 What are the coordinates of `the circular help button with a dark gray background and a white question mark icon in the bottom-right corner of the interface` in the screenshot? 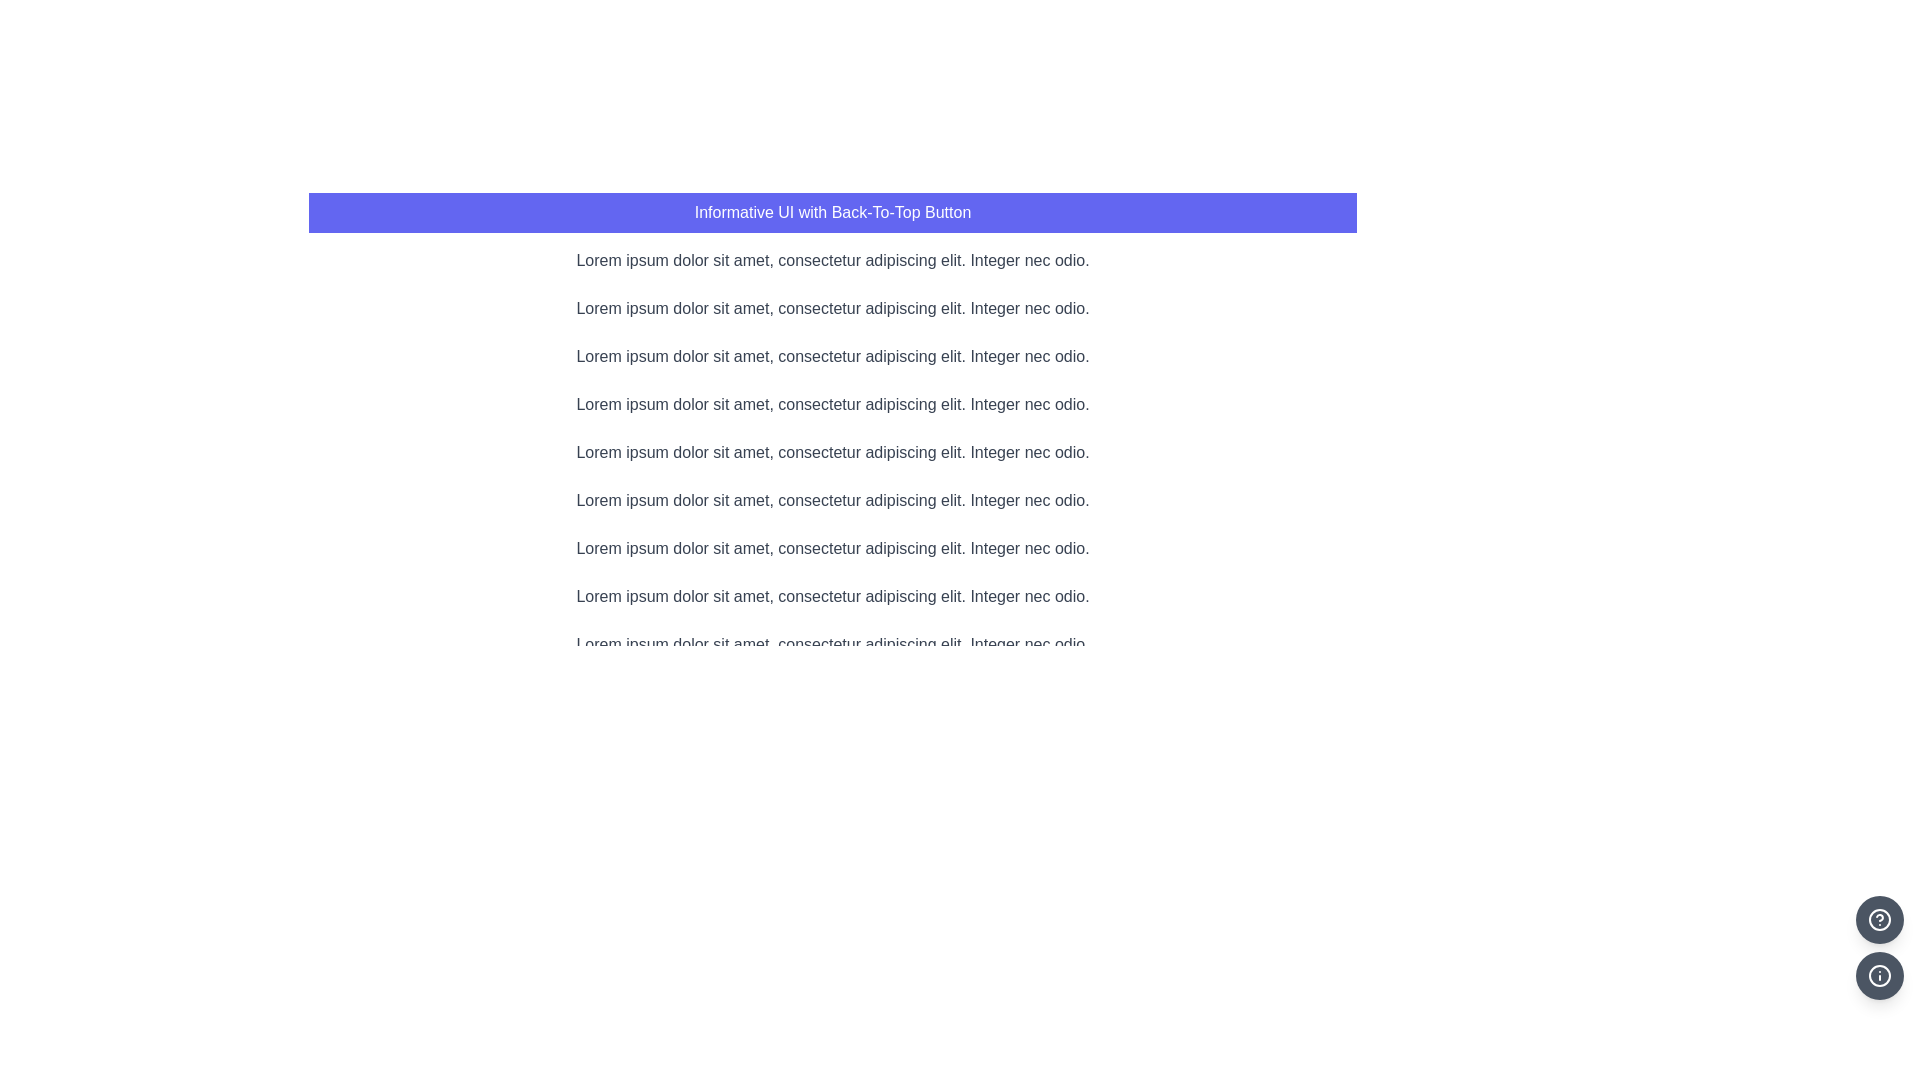 It's located at (1879, 920).